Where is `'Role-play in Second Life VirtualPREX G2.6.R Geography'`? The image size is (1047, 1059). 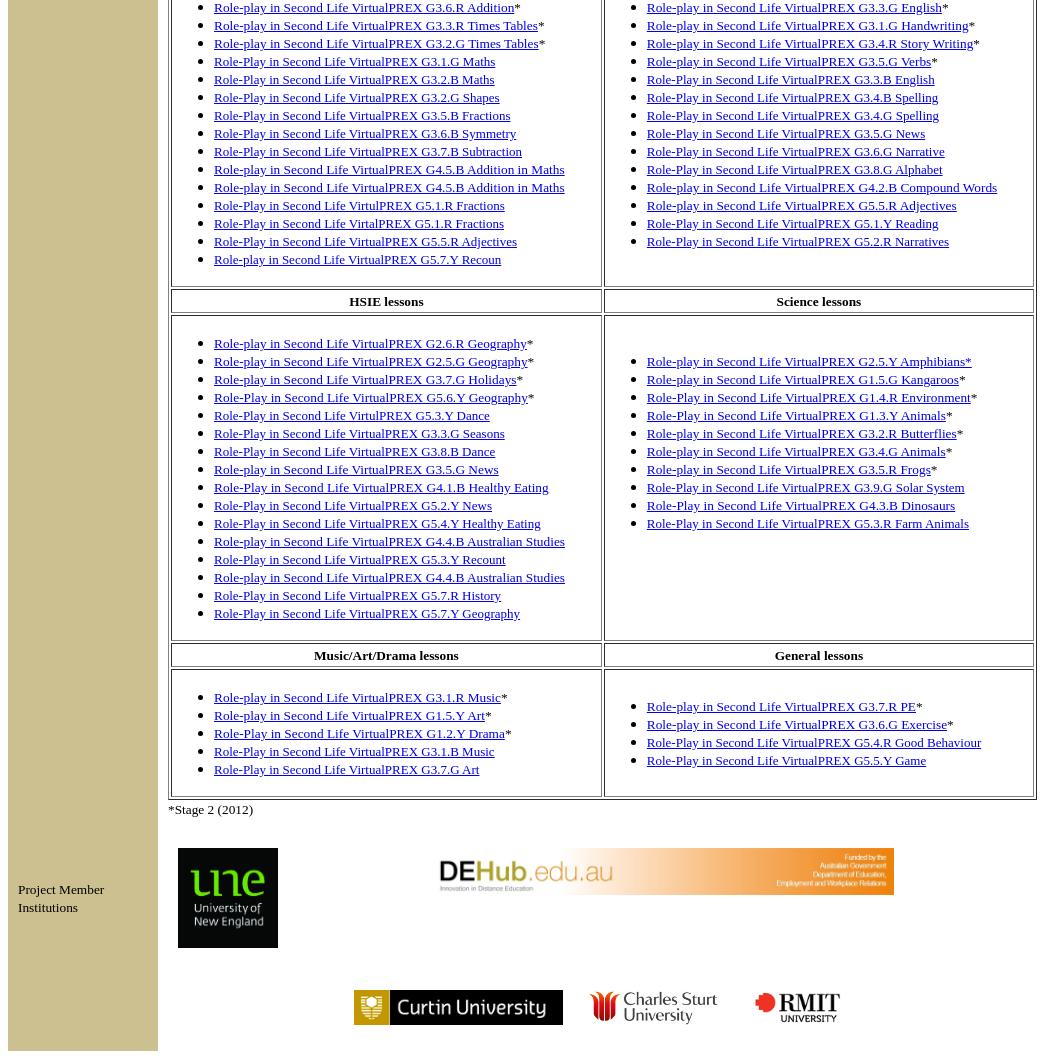
'Role-play in Second Life VirtualPREX G2.6.R Geography' is located at coordinates (370, 342).